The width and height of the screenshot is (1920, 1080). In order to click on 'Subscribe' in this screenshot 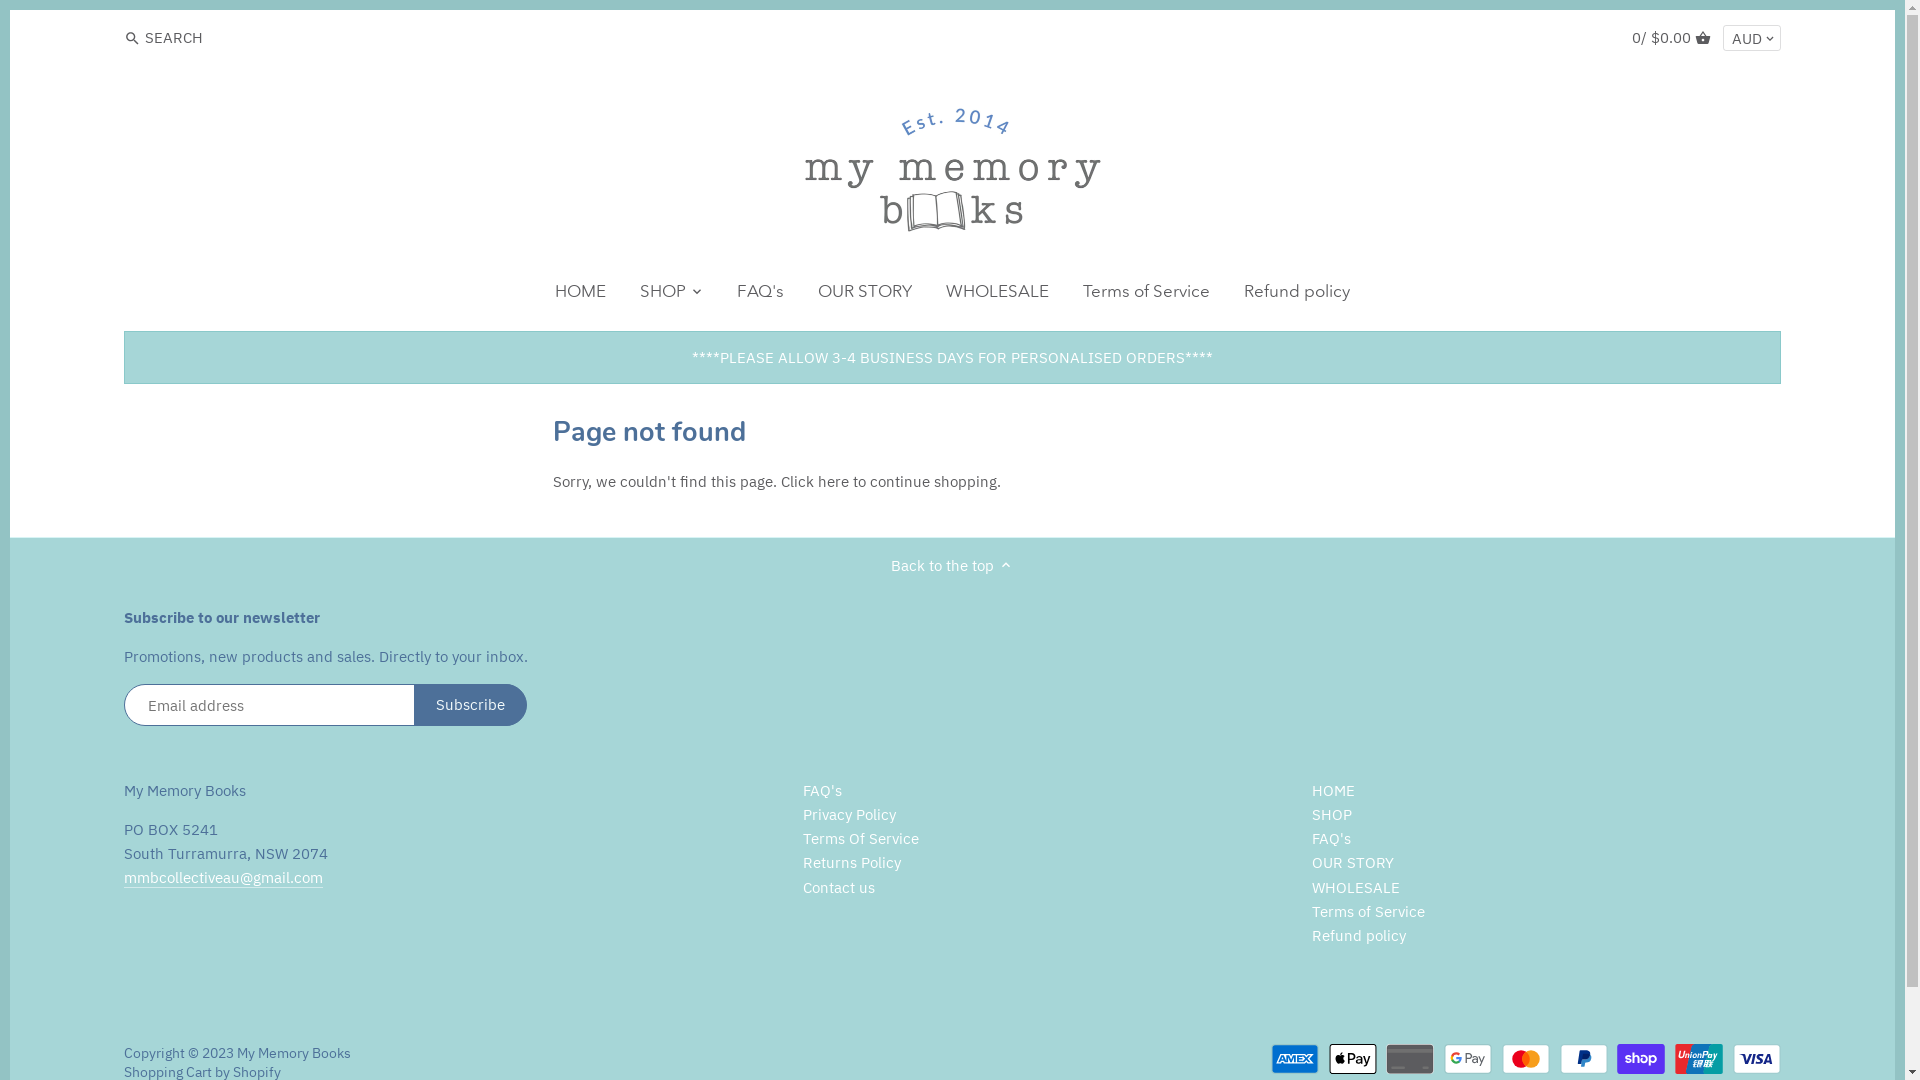, I will do `click(469, 704)`.